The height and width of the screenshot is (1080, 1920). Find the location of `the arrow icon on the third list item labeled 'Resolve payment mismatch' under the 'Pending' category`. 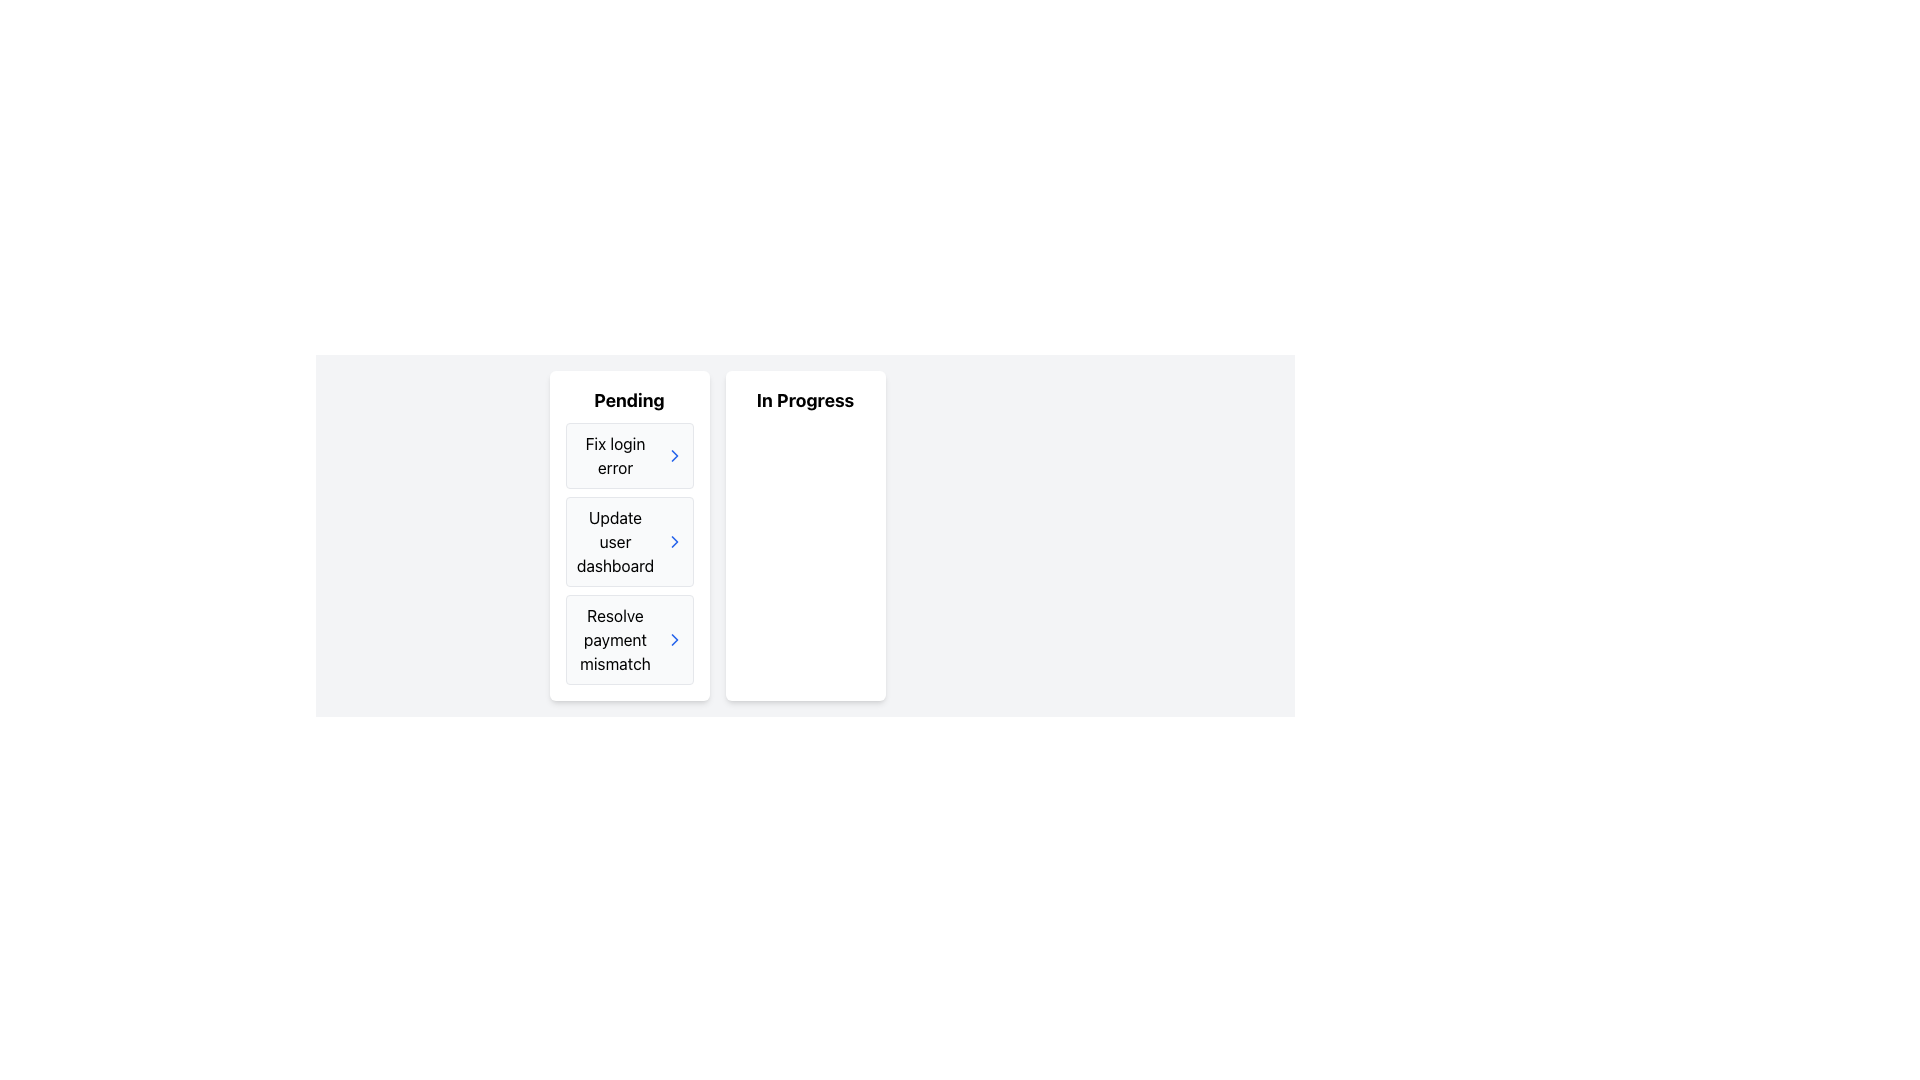

the arrow icon on the third list item labeled 'Resolve payment mismatch' under the 'Pending' category is located at coordinates (628, 640).